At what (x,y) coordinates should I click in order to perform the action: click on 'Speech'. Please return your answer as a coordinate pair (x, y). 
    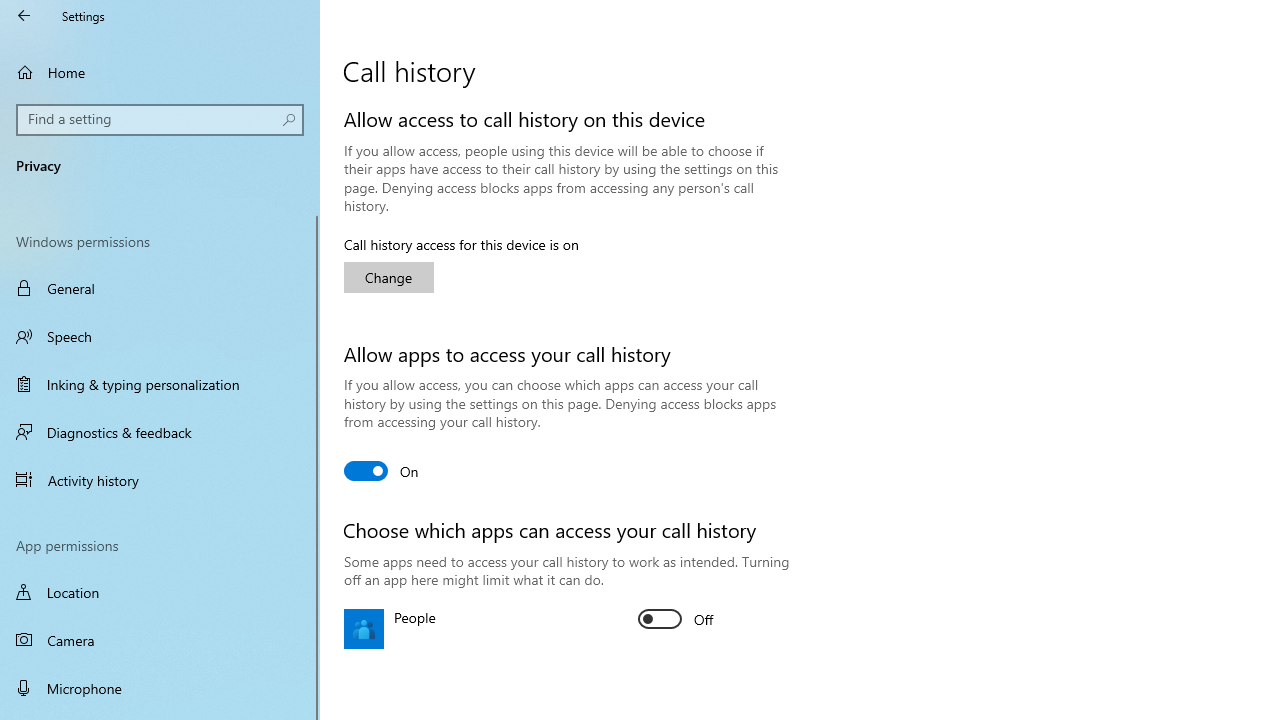
    Looking at the image, I should click on (160, 334).